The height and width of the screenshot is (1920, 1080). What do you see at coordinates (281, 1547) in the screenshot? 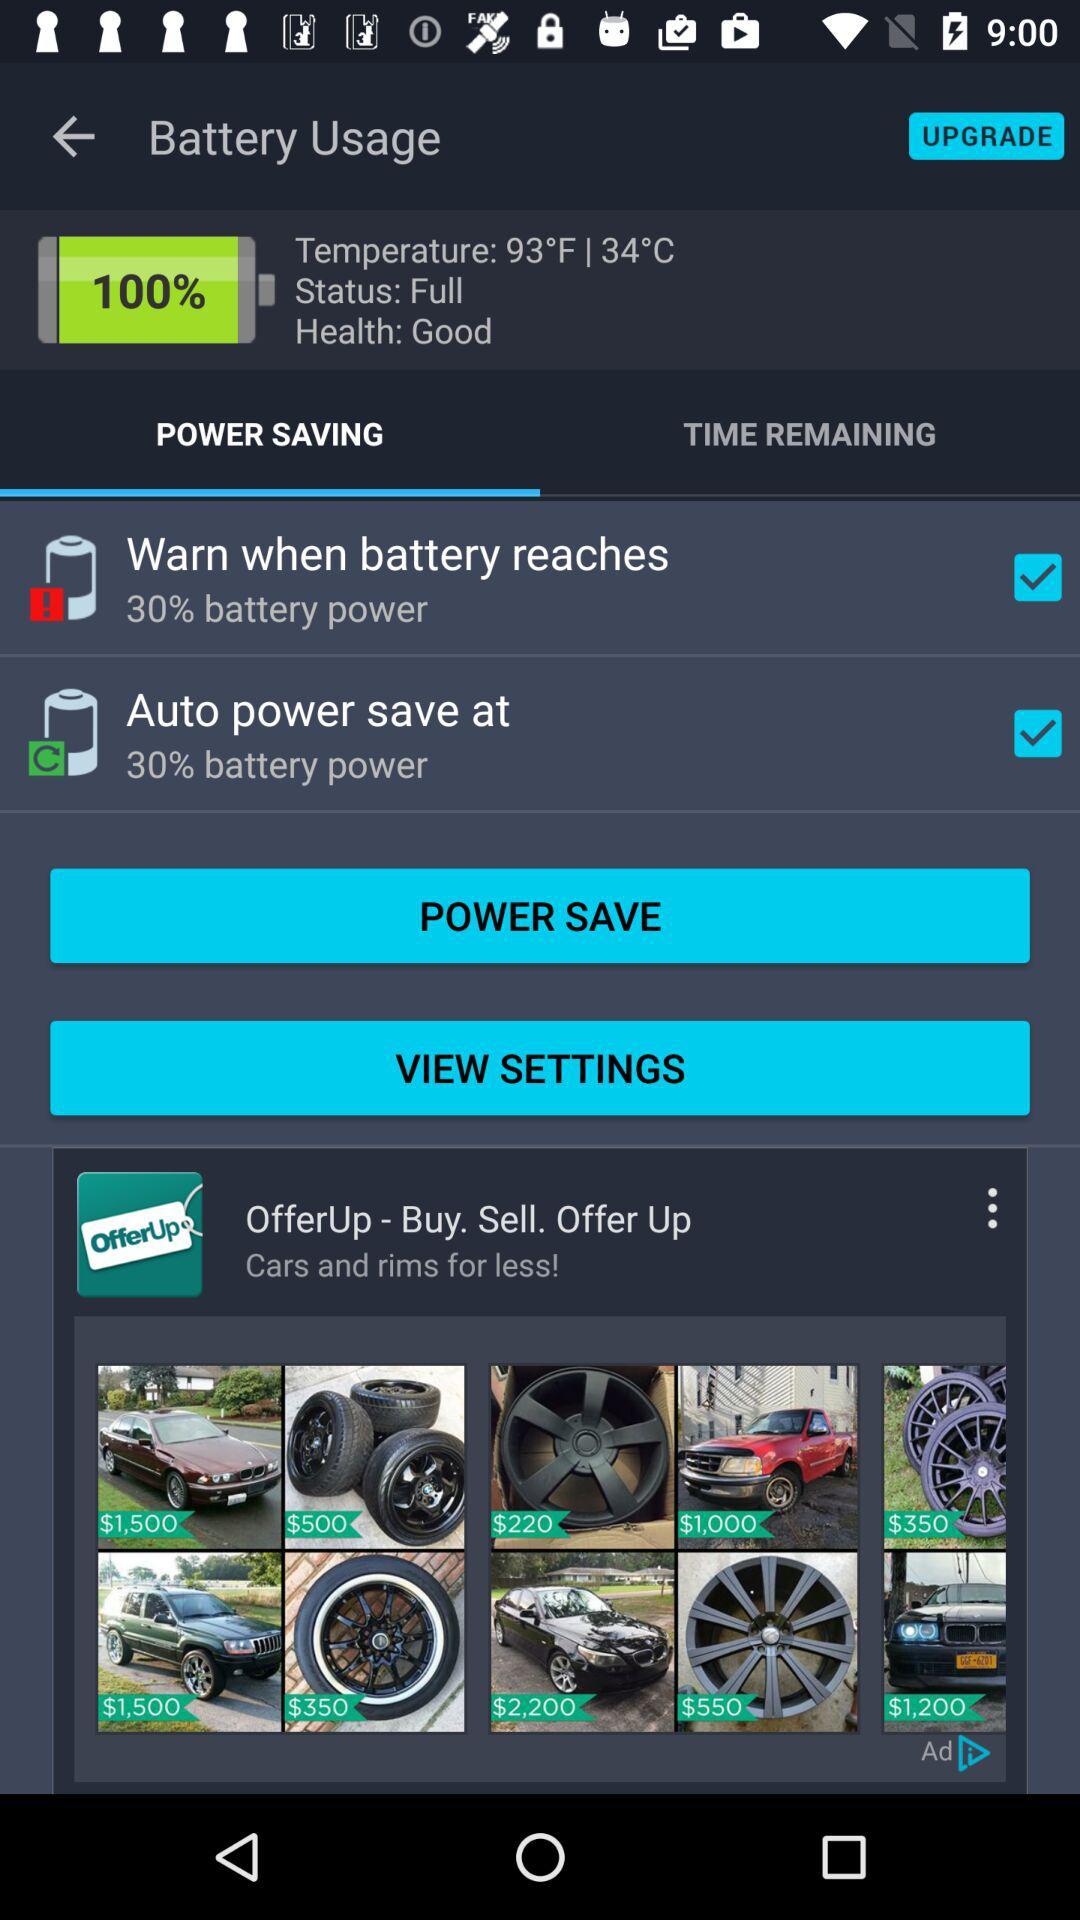
I see `click products to view` at bounding box center [281, 1547].